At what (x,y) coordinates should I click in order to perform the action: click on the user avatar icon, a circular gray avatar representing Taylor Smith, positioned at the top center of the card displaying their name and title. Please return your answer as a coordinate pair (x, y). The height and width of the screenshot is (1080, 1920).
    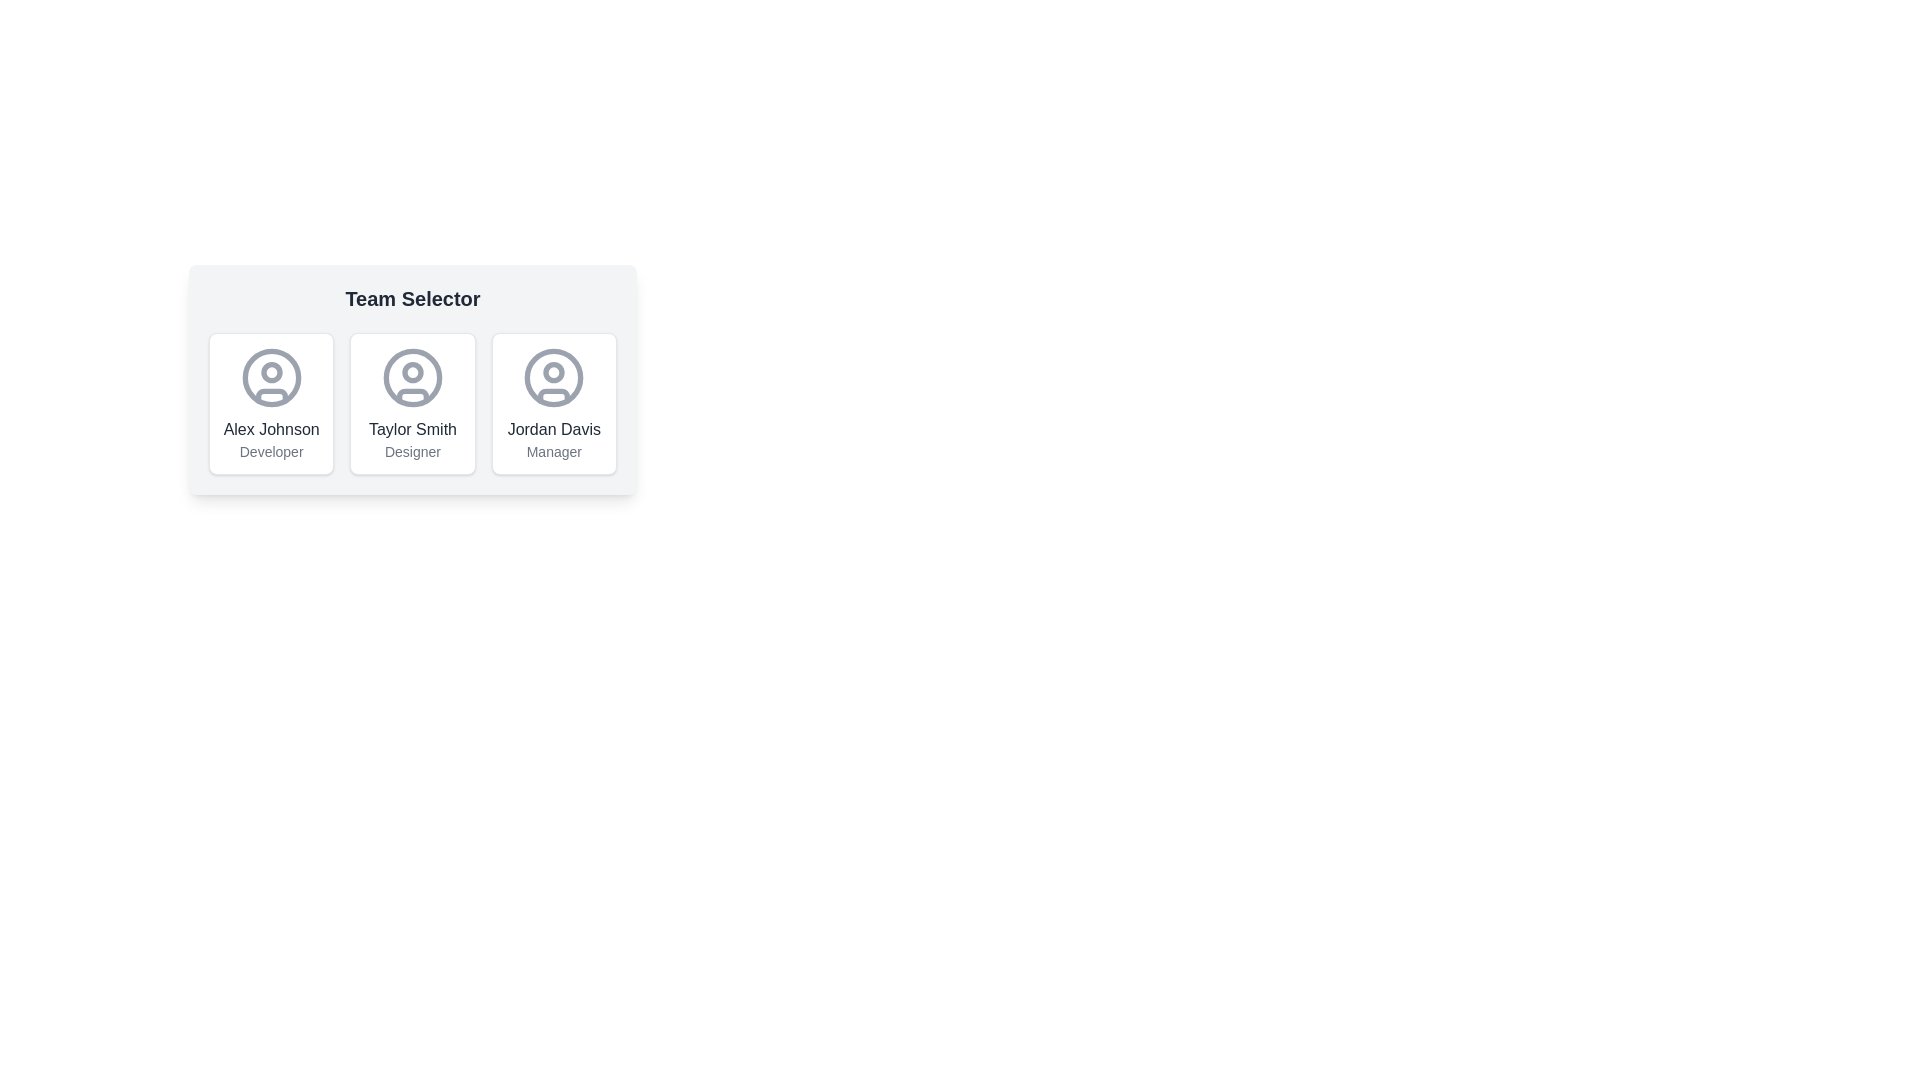
    Looking at the image, I should click on (411, 378).